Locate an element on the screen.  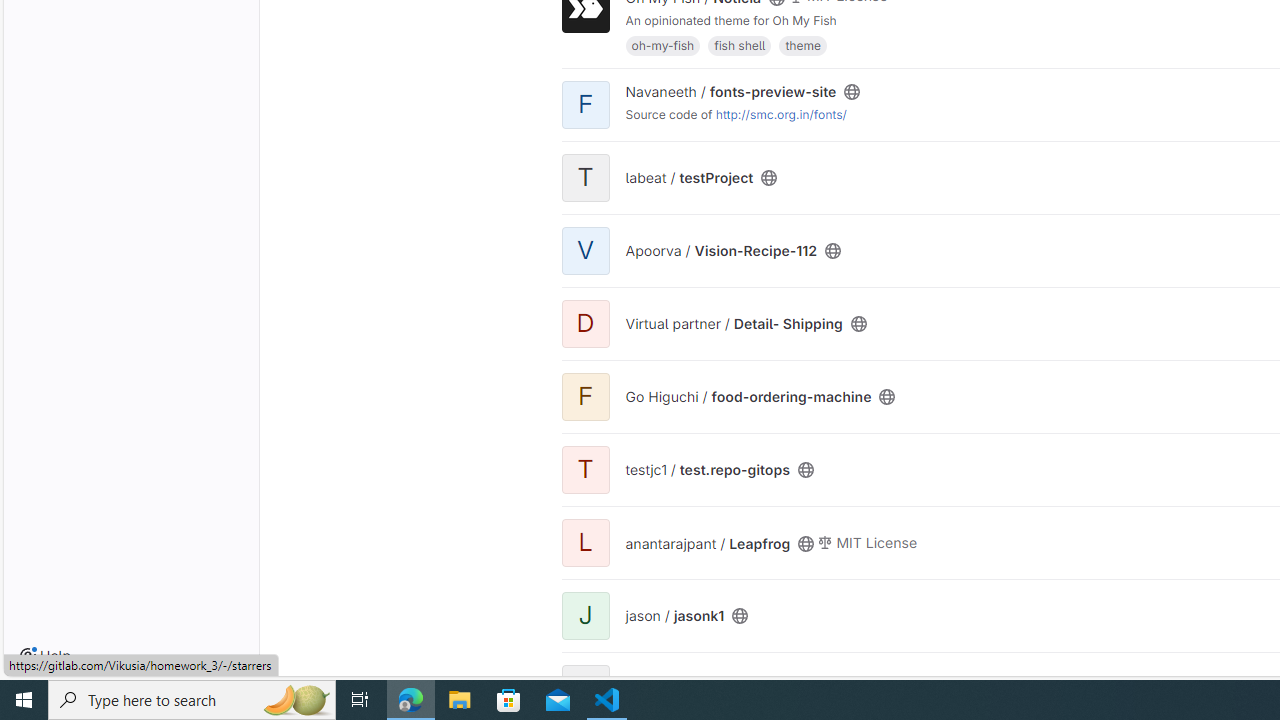
'theme' is located at coordinates (802, 44).